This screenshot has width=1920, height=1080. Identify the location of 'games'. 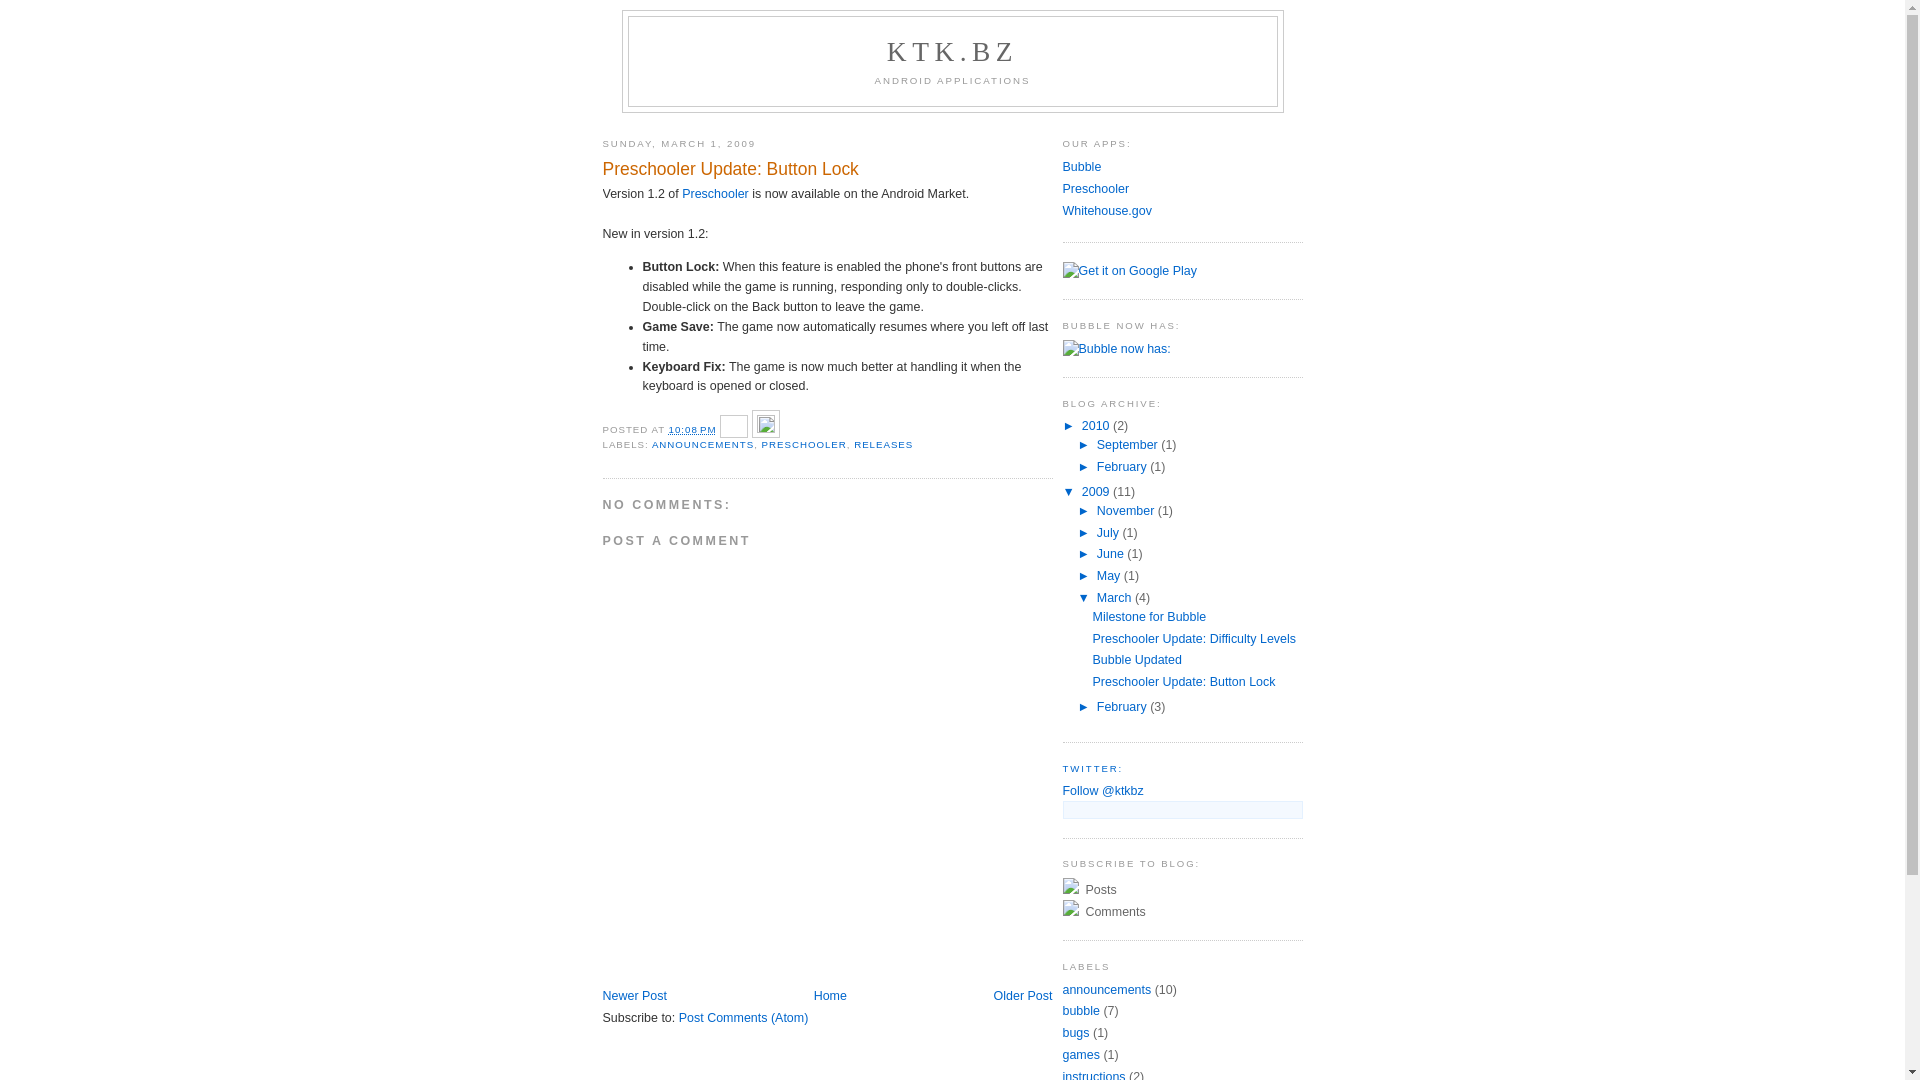
(1079, 1054).